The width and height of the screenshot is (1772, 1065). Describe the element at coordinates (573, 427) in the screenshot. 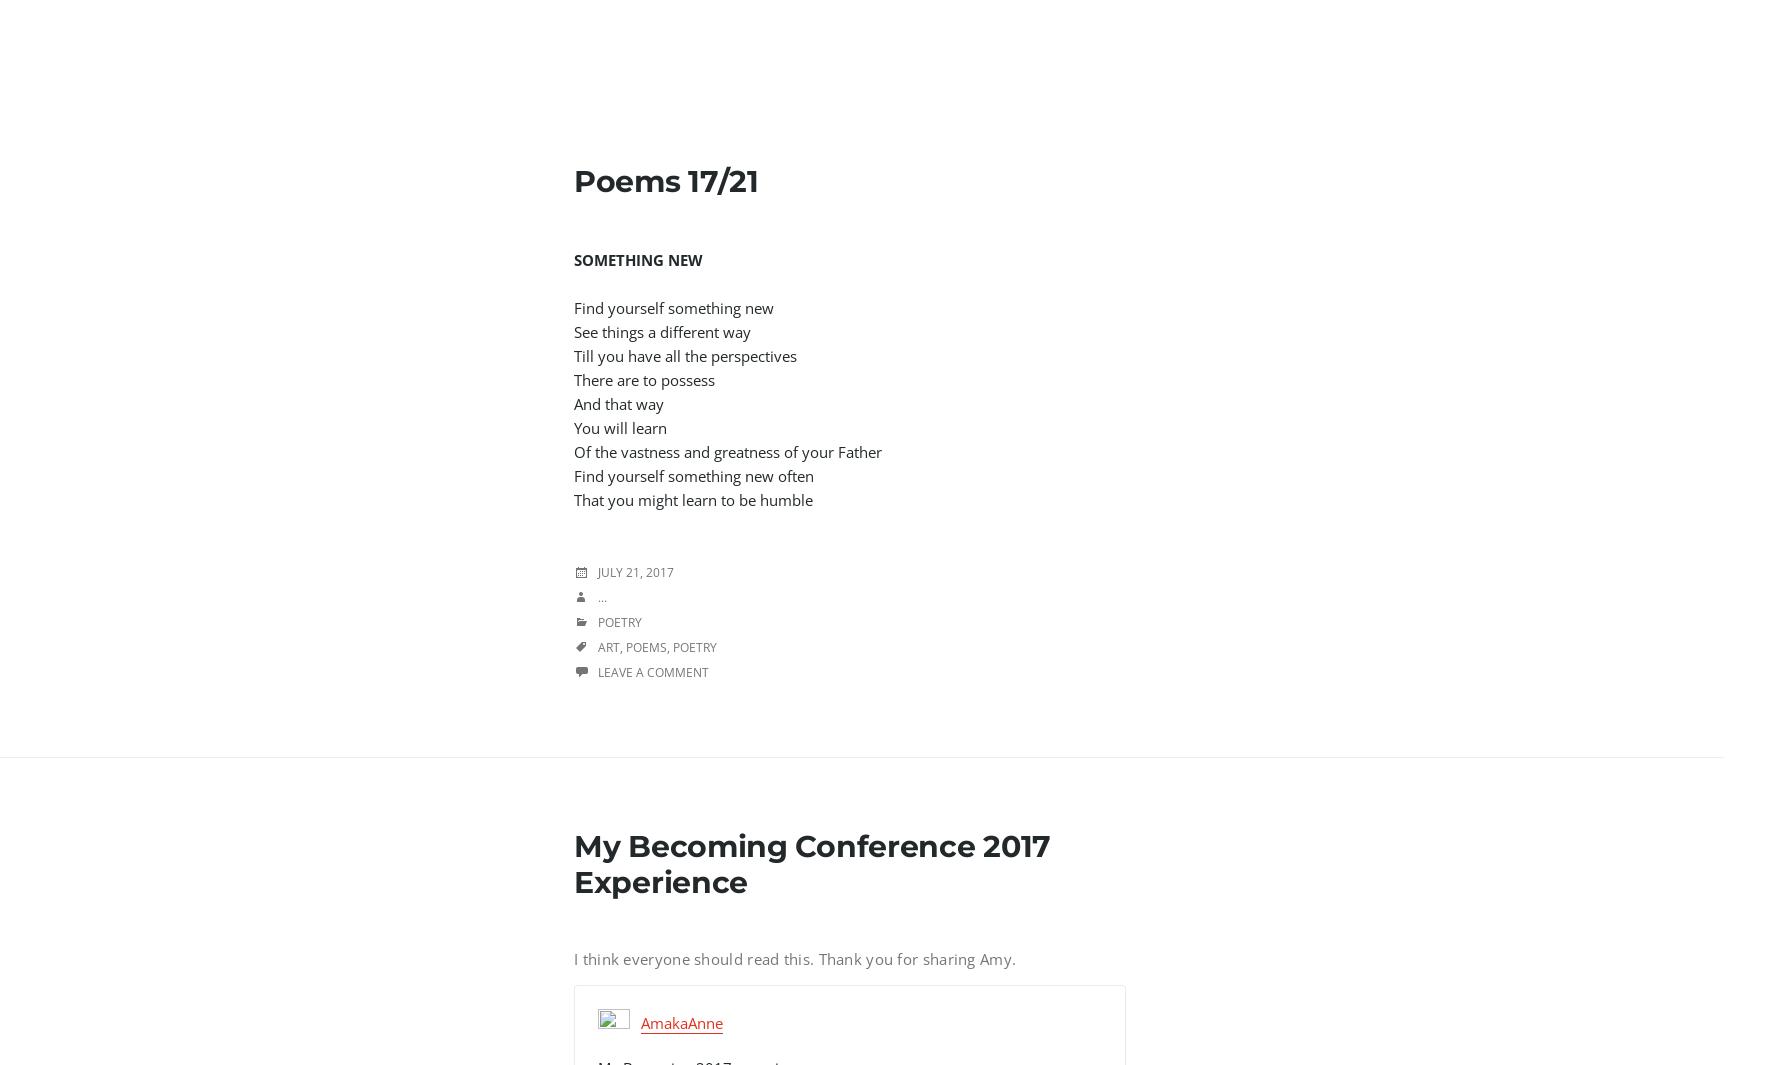

I see `'You will learn'` at that location.